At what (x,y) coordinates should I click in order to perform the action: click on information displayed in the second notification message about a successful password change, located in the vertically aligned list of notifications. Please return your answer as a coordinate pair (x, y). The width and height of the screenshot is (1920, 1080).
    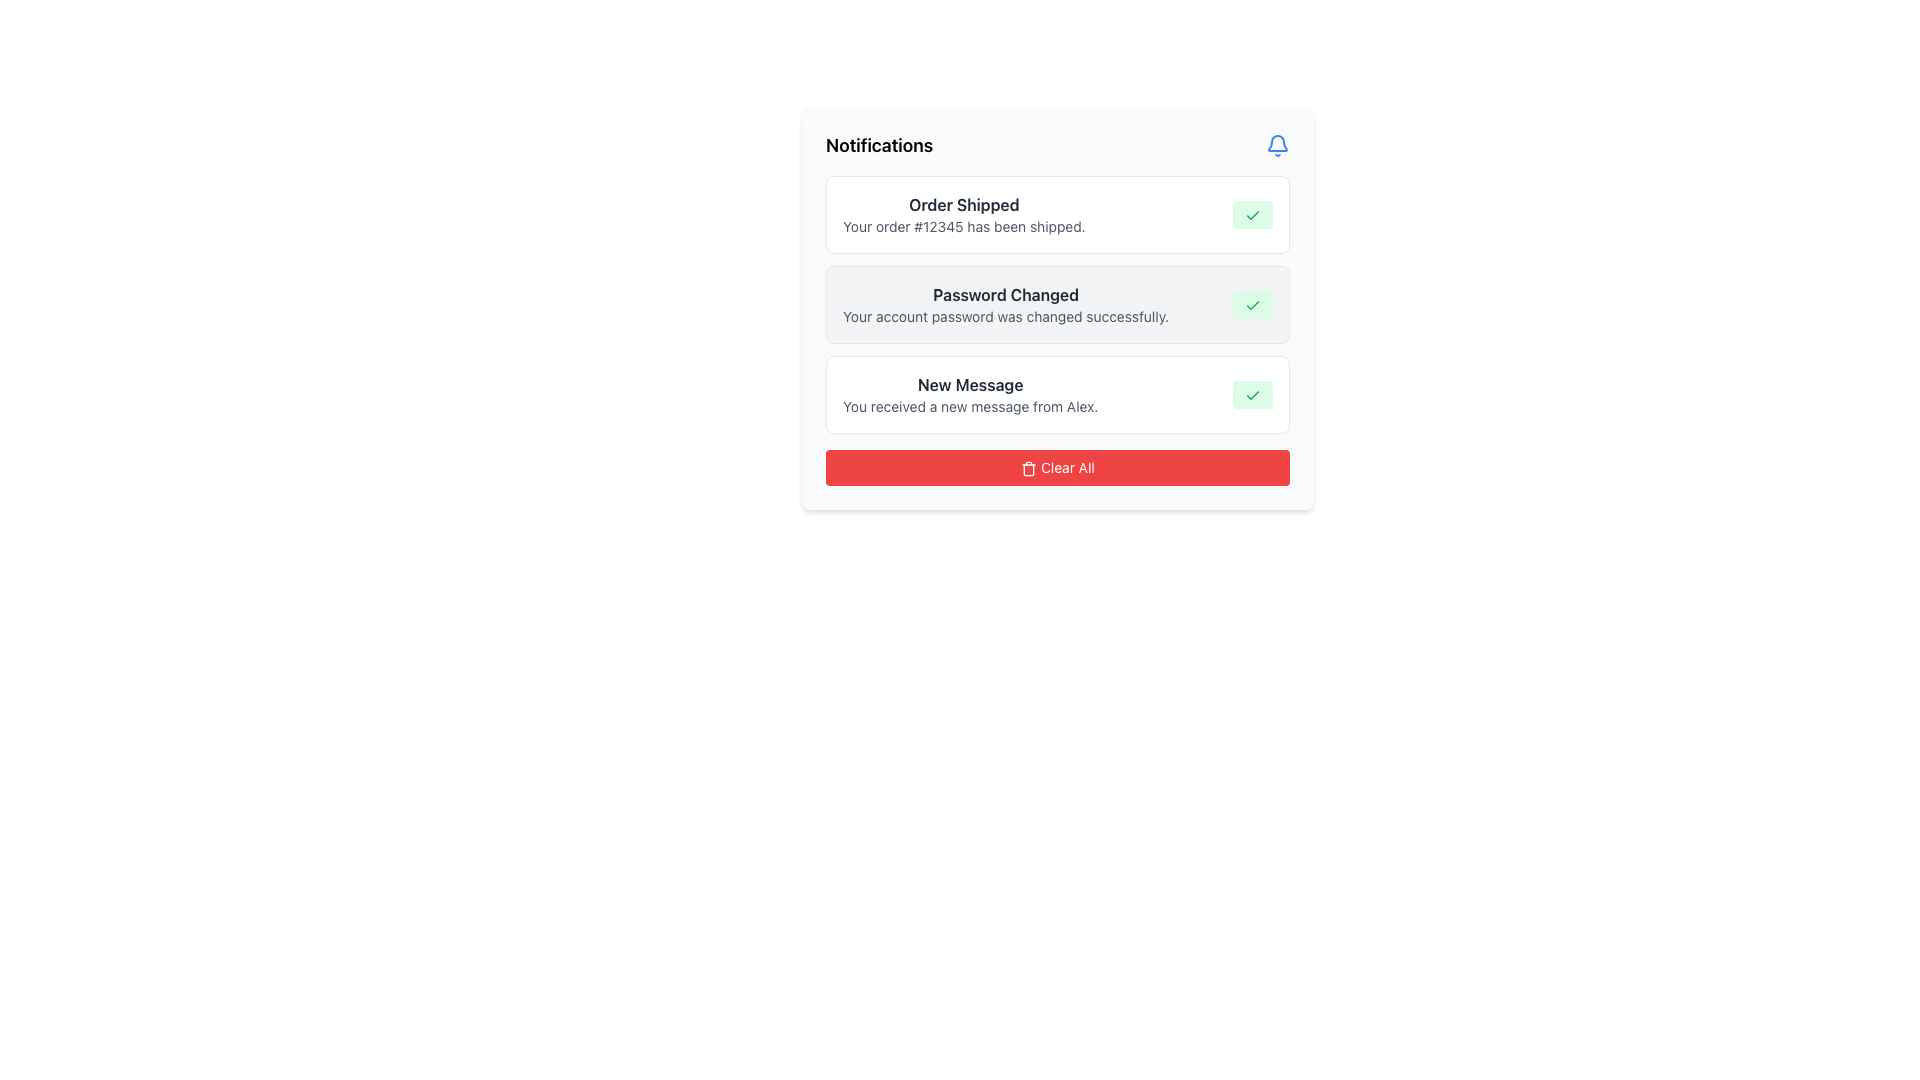
    Looking at the image, I should click on (1006, 304).